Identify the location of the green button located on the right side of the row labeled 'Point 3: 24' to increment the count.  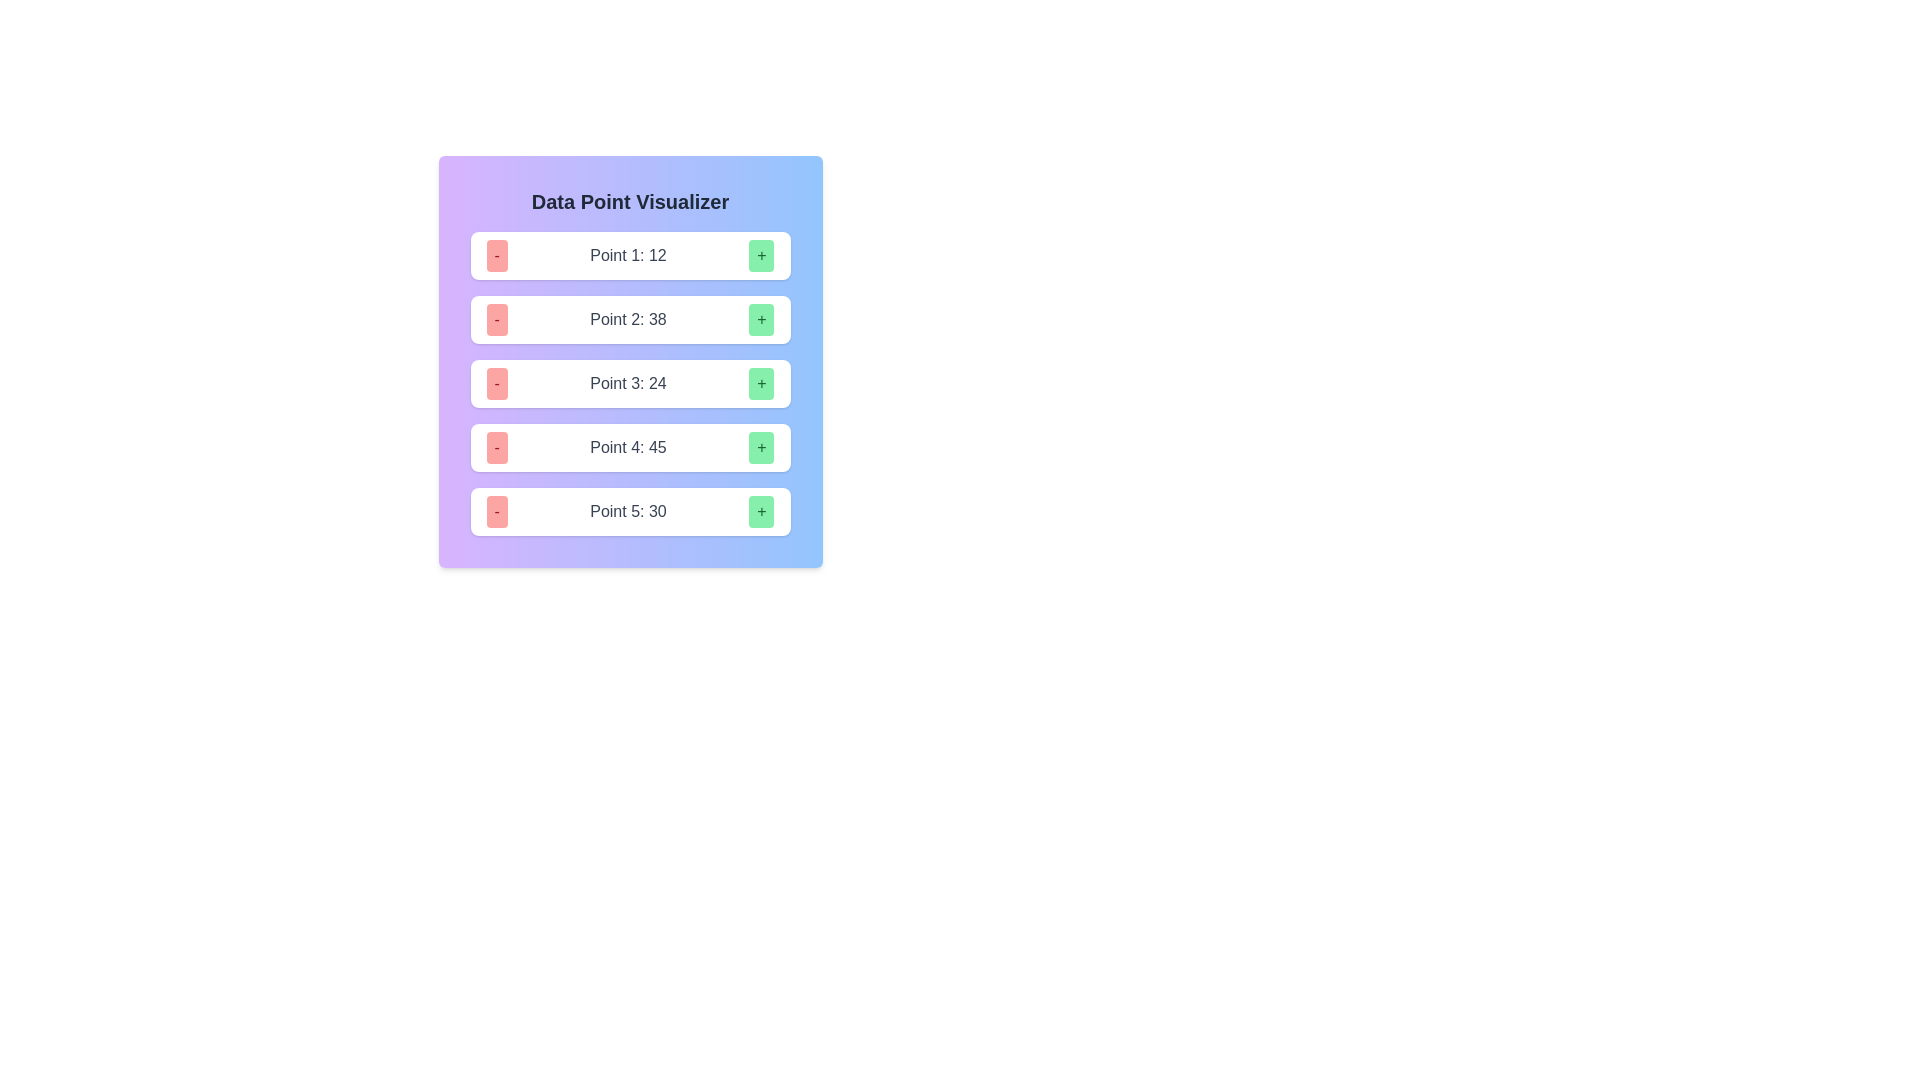
(760, 384).